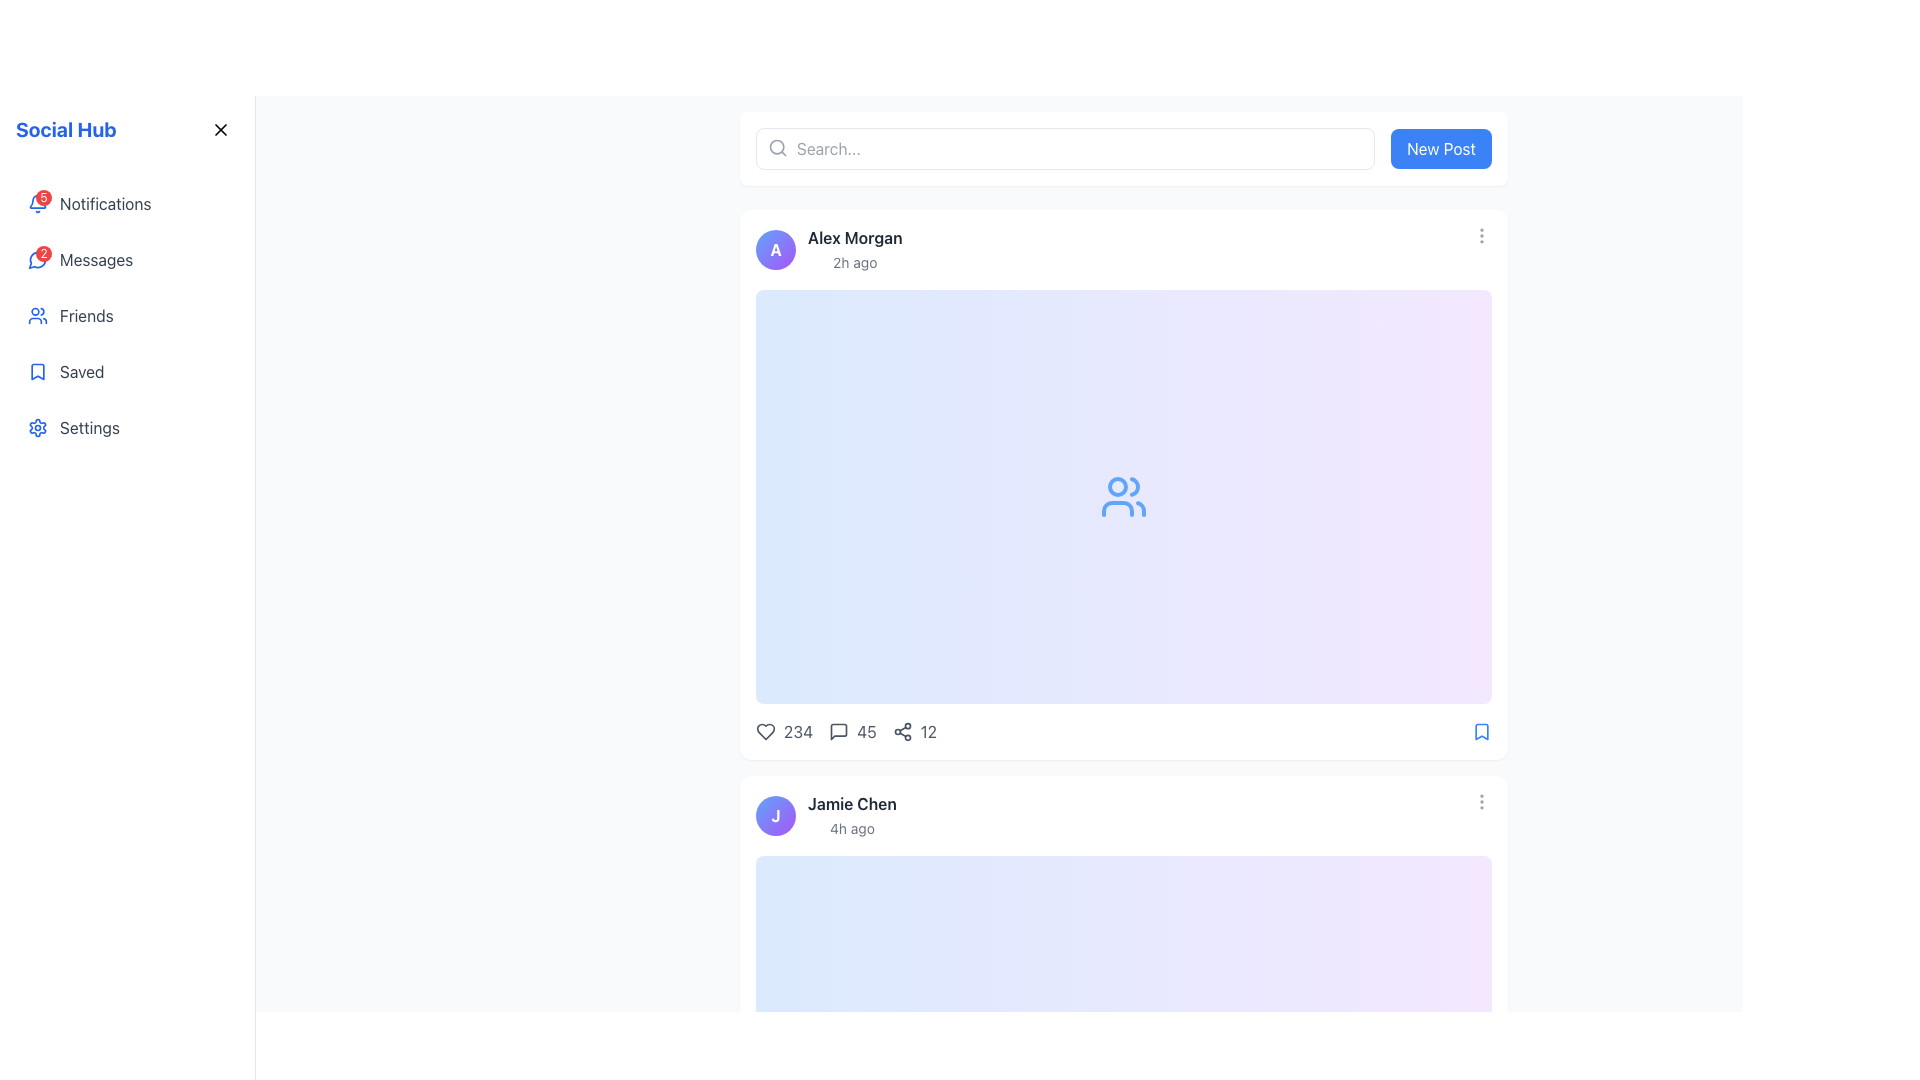  Describe the element at coordinates (775, 249) in the screenshot. I see `the circular profile icon with a gradient background and a bold white letter 'A'` at that location.